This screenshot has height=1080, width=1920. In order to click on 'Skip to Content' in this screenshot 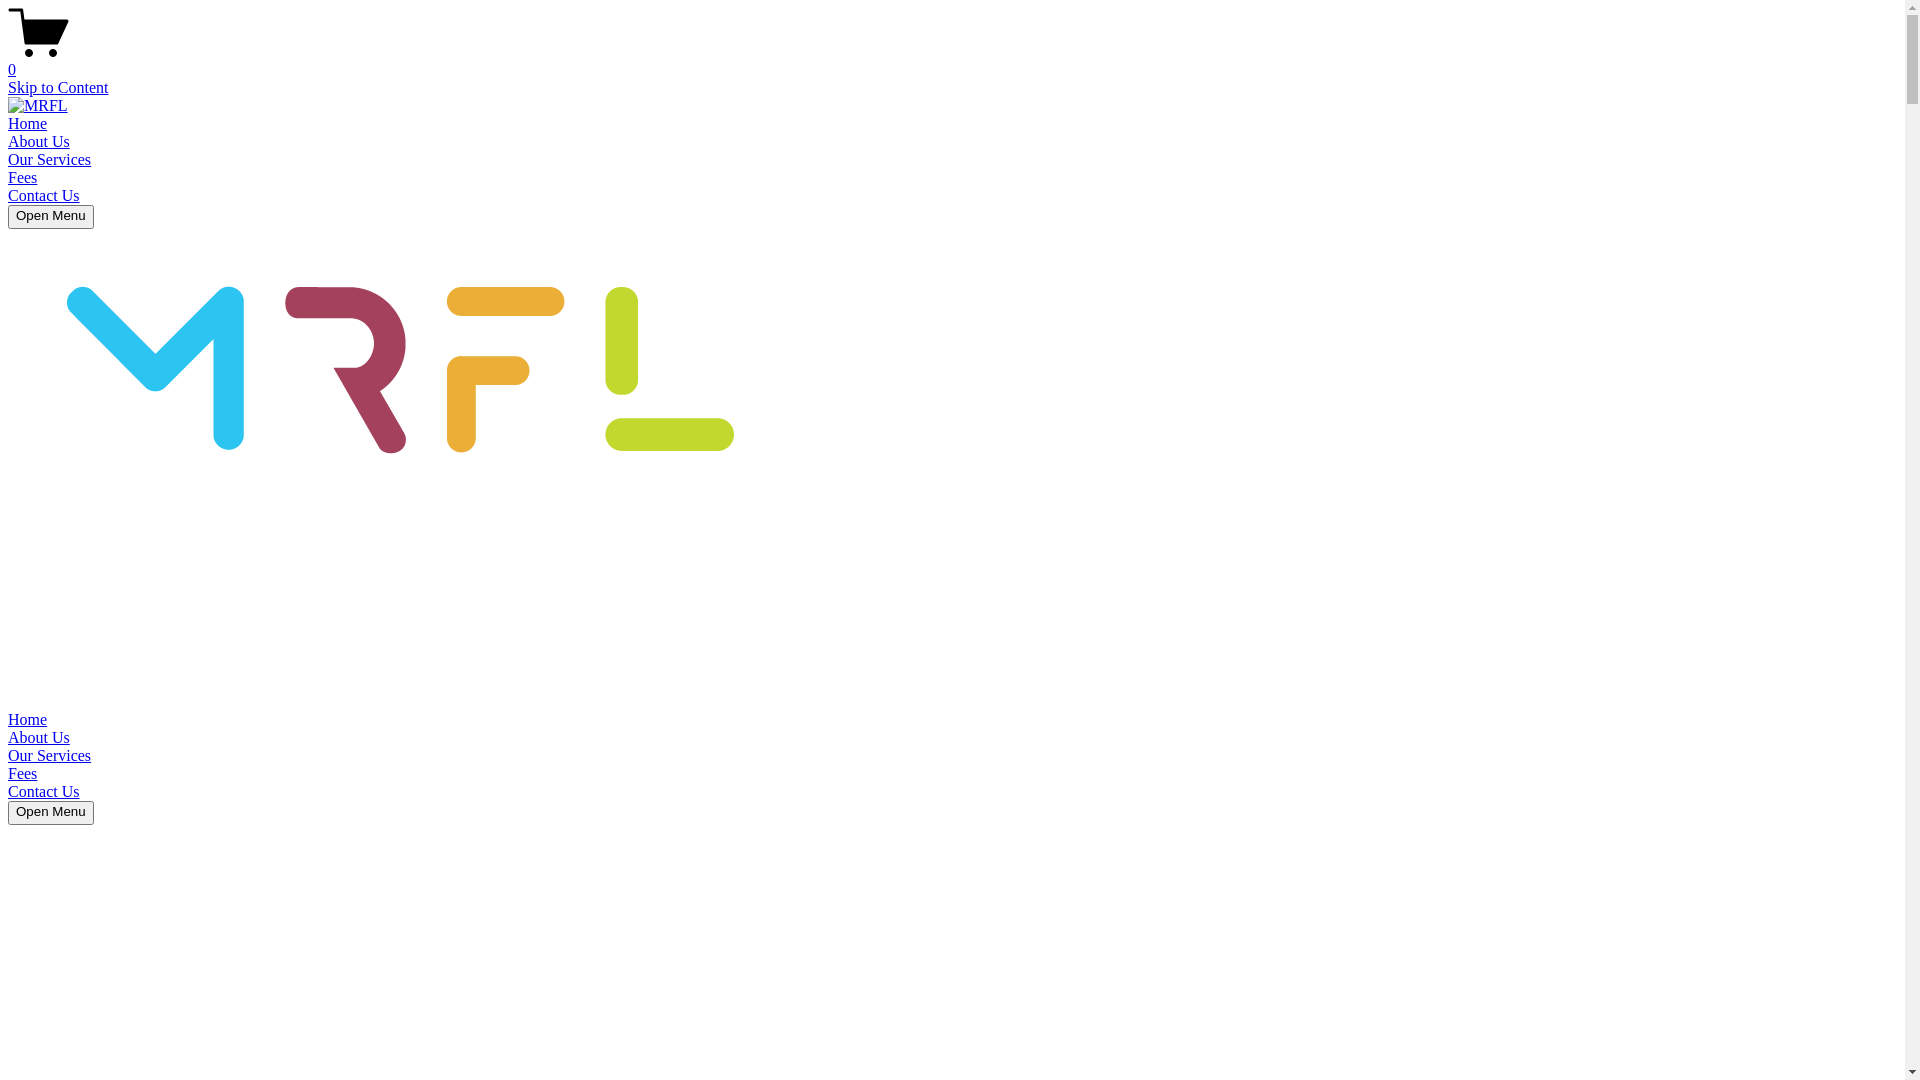, I will do `click(57, 86)`.